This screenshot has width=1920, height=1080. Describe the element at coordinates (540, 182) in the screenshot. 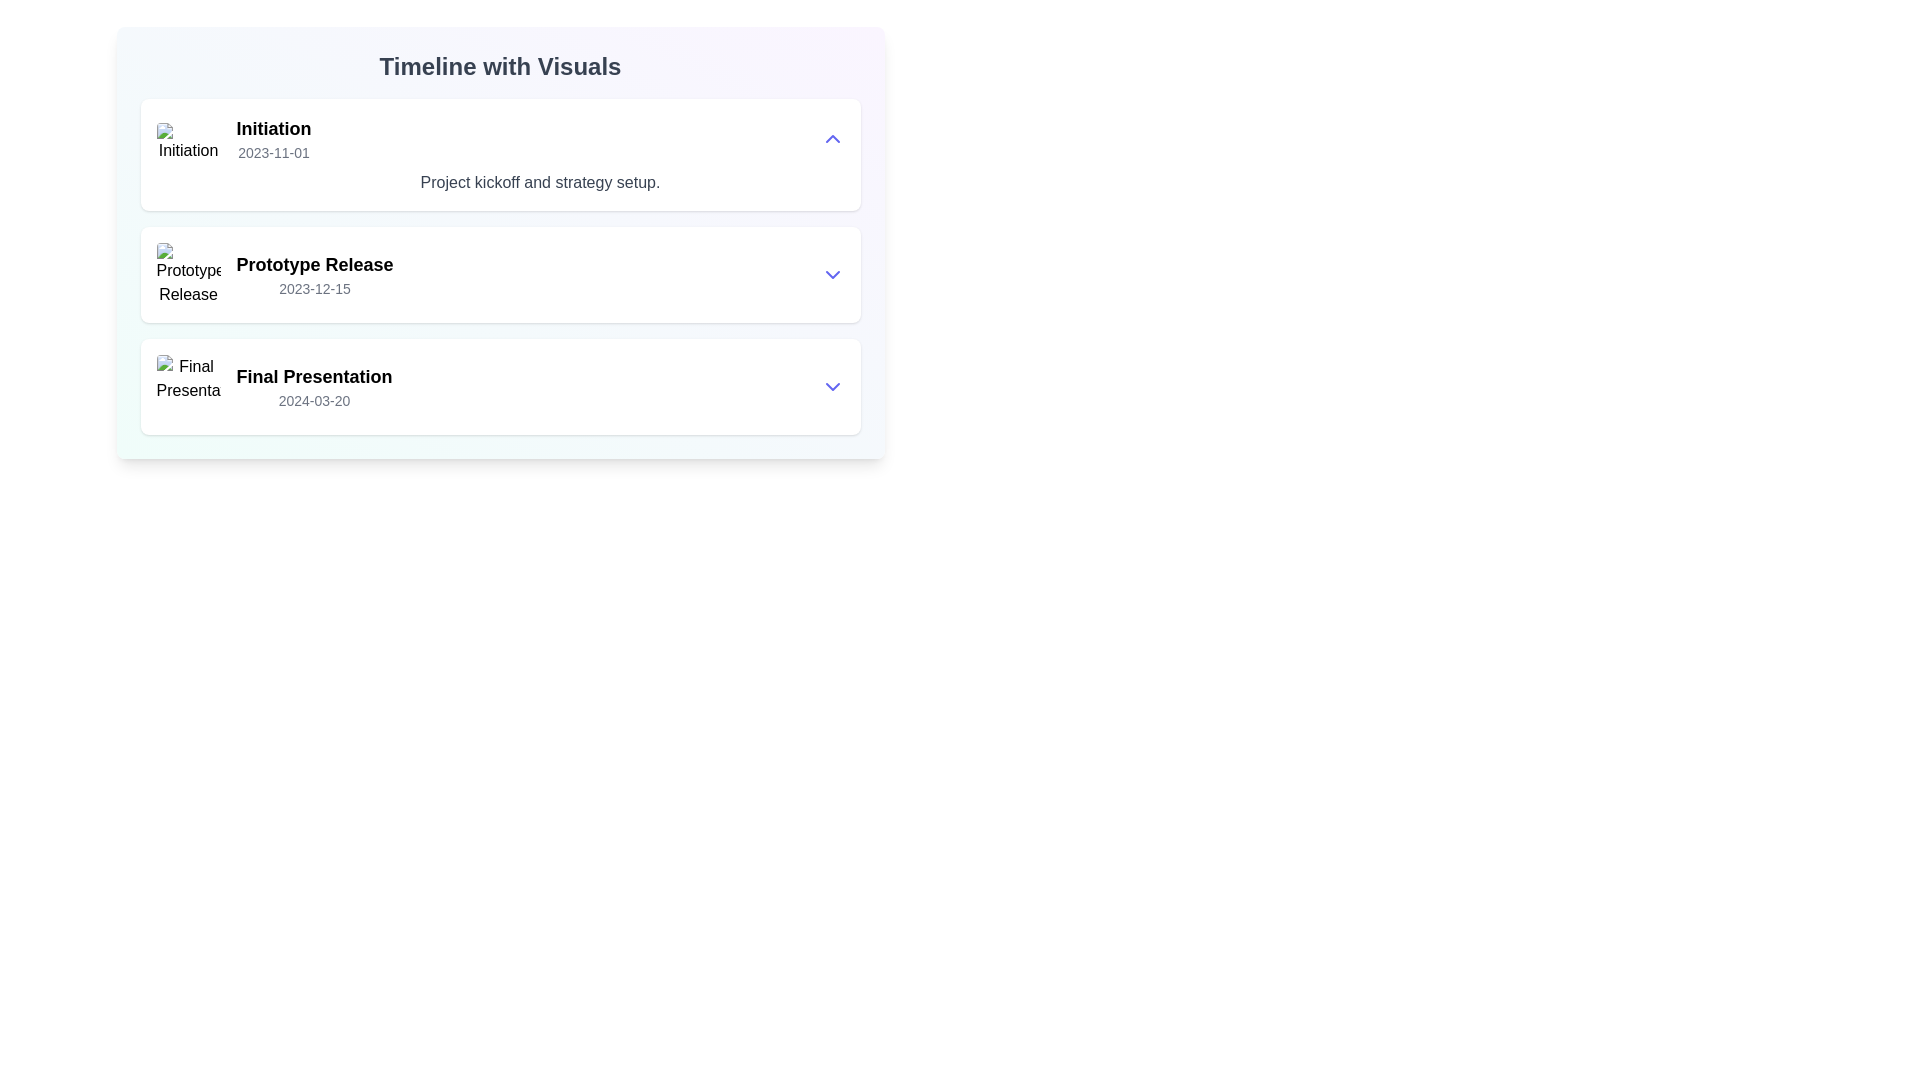

I see `the content of the text label that provides additional information` at that location.